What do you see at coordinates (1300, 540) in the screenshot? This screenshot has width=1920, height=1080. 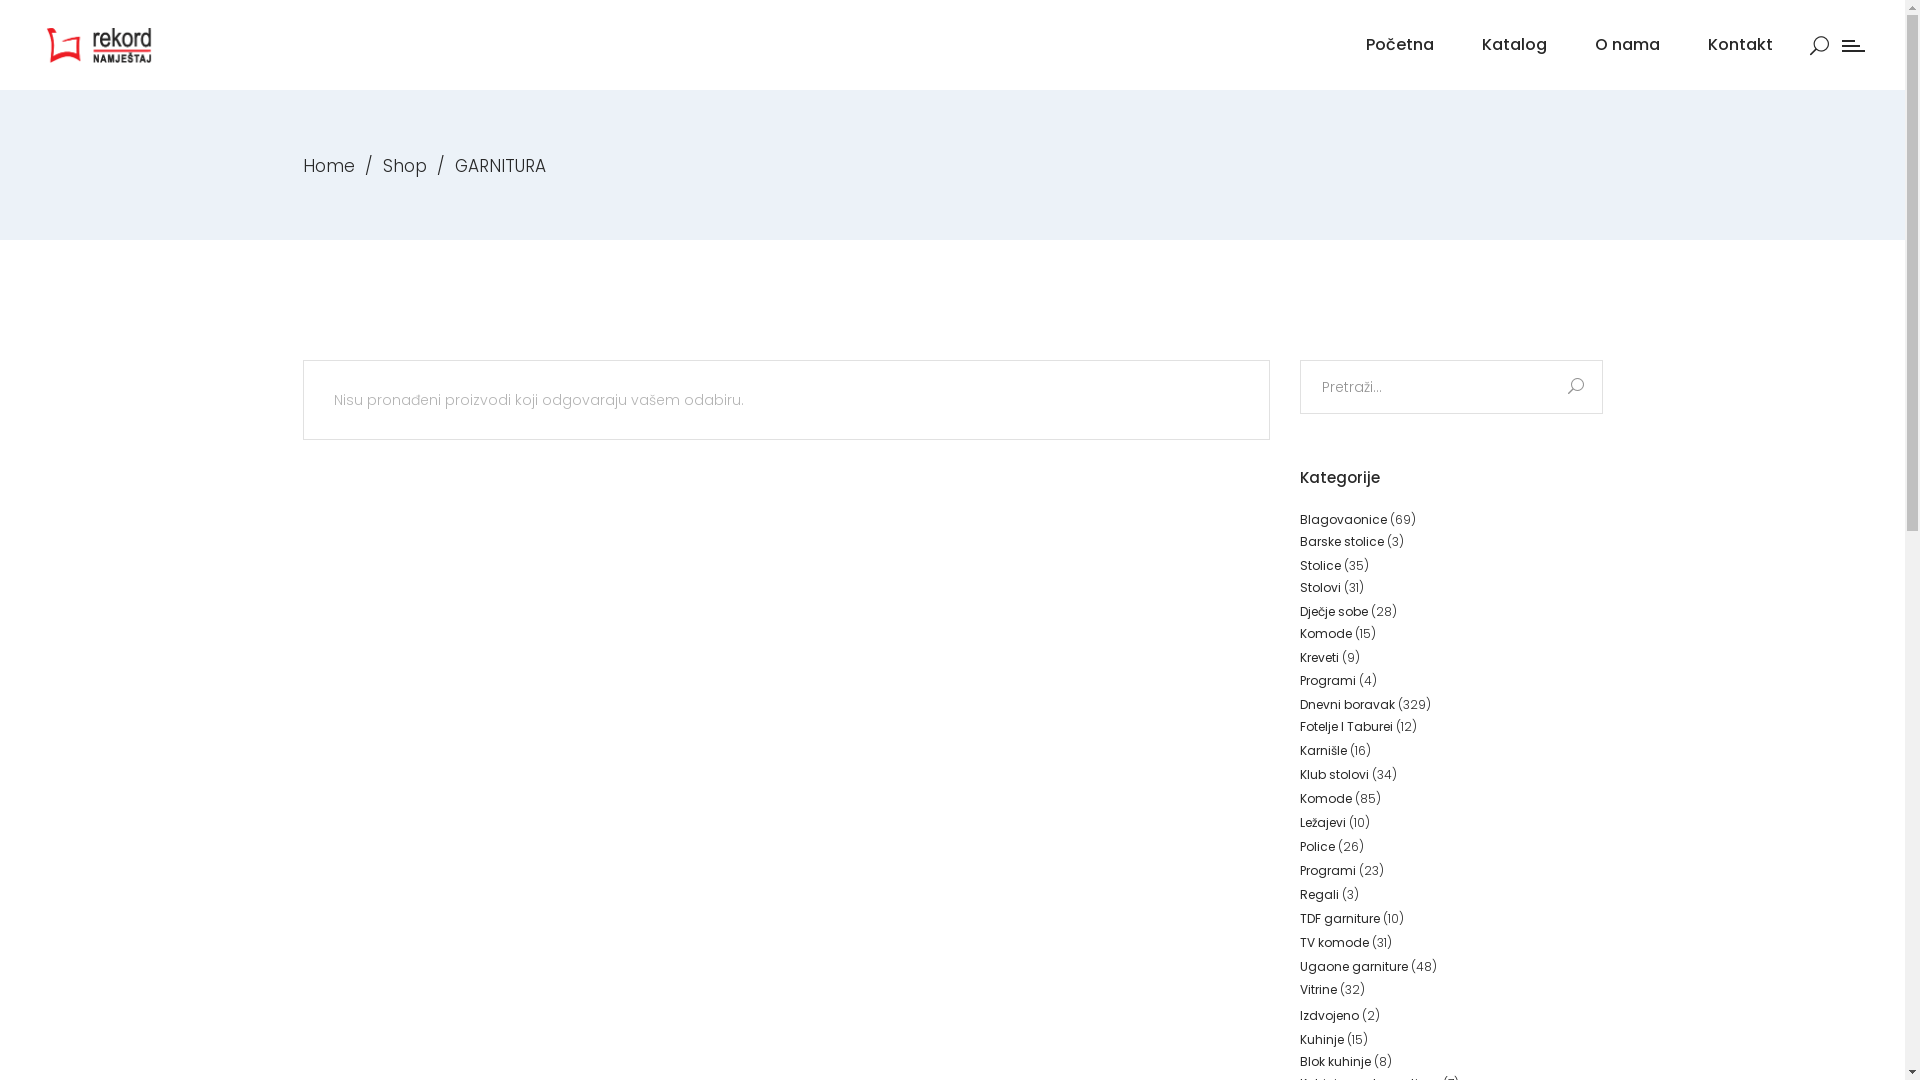 I see `'Barske stolice'` at bounding box center [1300, 540].